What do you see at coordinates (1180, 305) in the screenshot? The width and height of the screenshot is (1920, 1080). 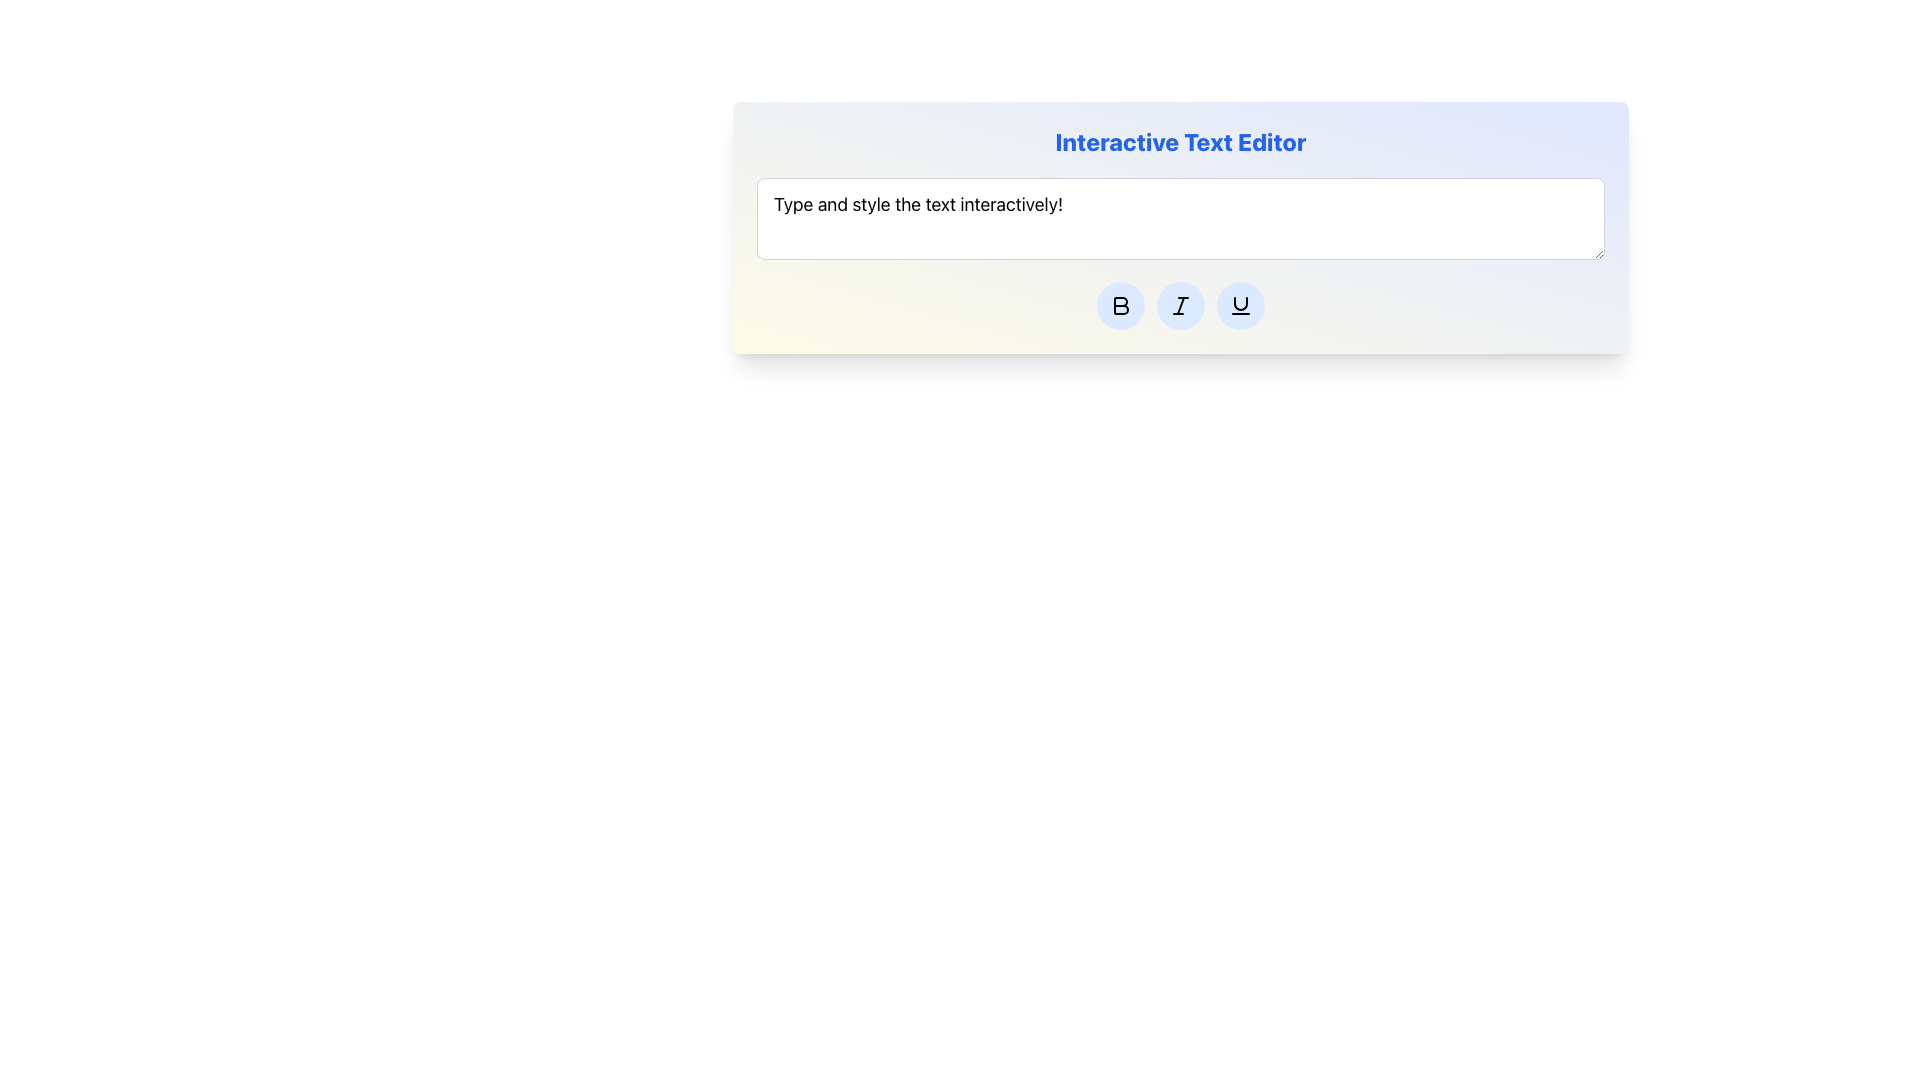 I see `the circular blue button with an italicized 'I' for Italic text formatting, located between the 'B' (bold) button and 'U' (underline) button` at bounding box center [1180, 305].